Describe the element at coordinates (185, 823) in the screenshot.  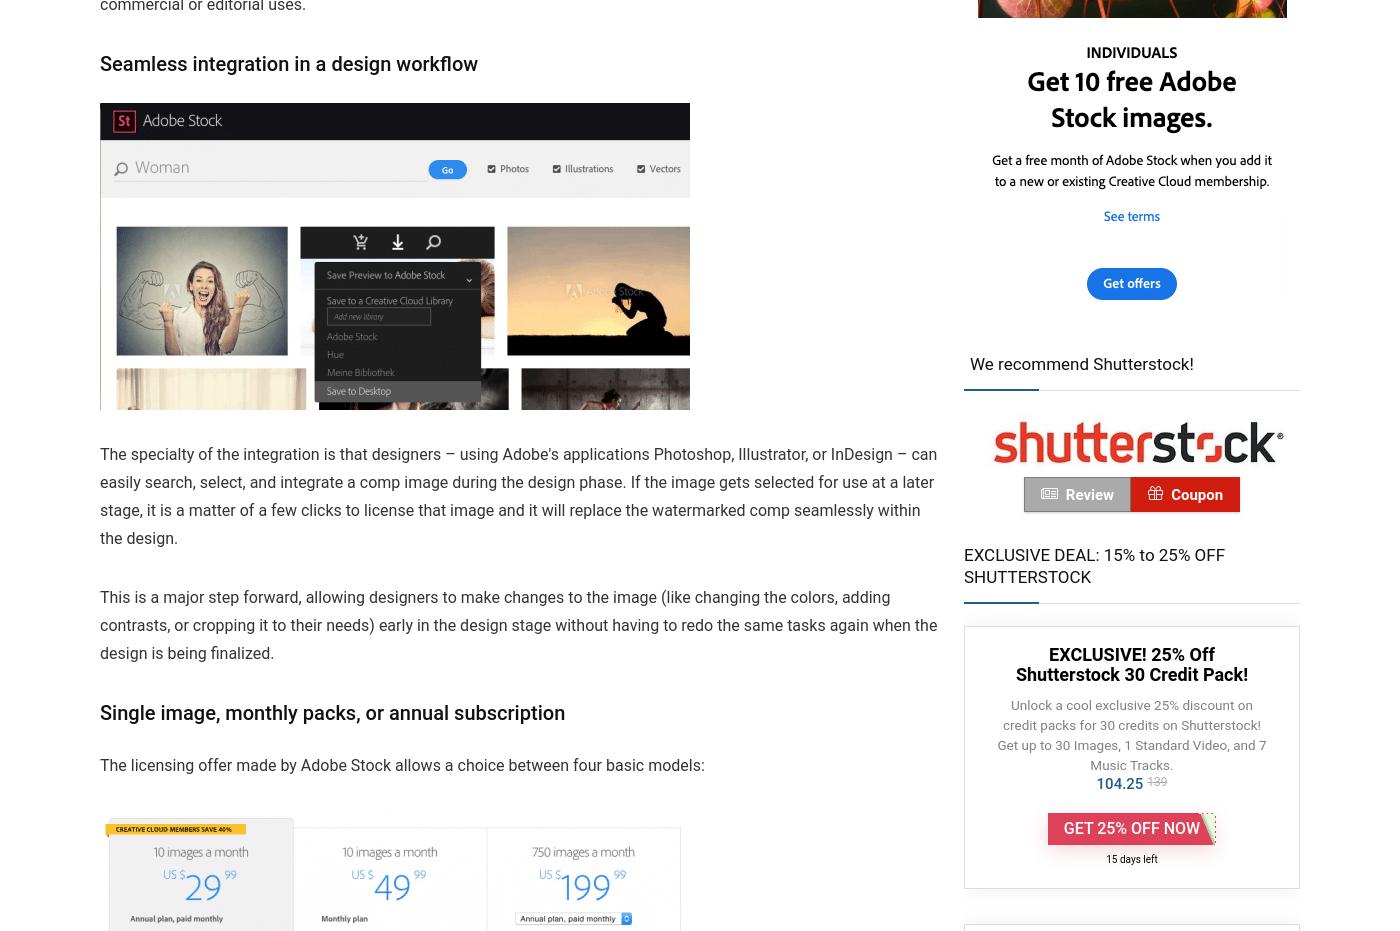
I see `'How this site works…'` at that location.